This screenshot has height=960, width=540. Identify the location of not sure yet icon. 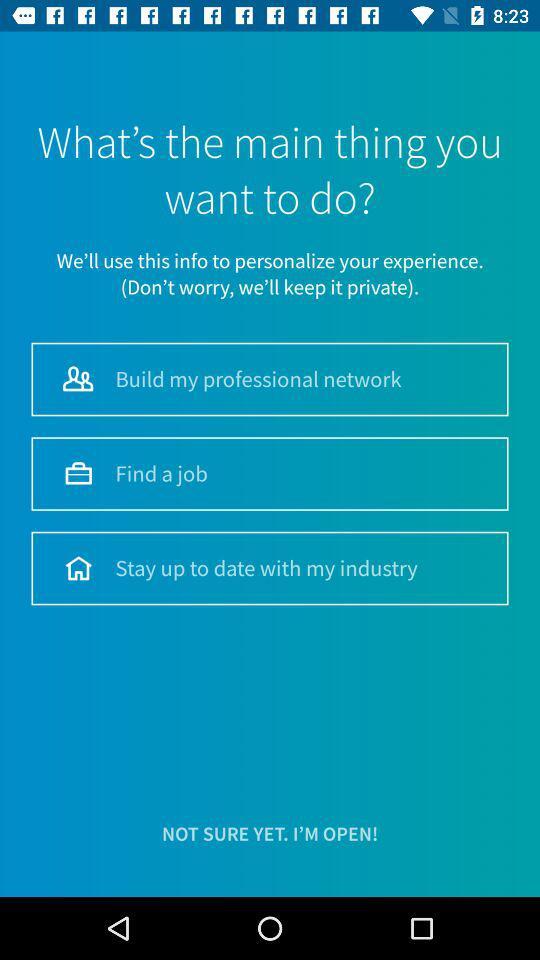
(270, 834).